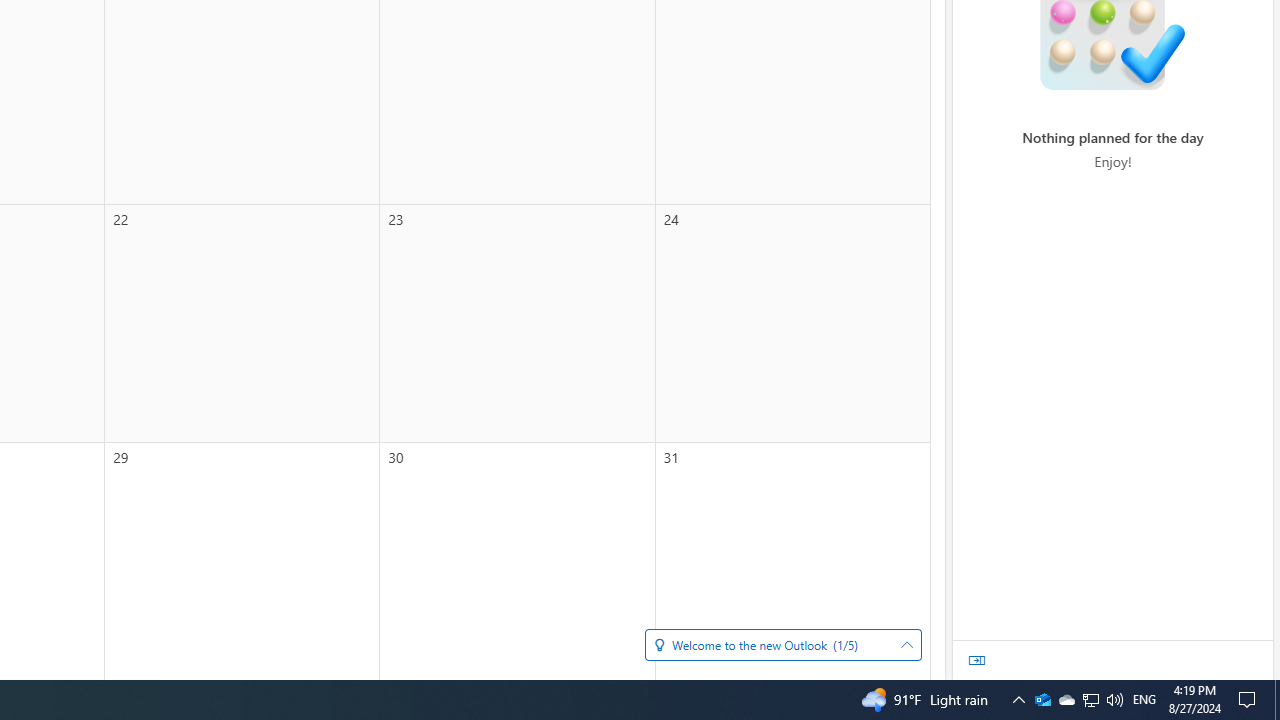 This screenshot has width=1280, height=720. What do you see at coordinates (1041, 698) in the screenshot?
I see `'Notification Chevron'` at bounding box center [1041, 698].